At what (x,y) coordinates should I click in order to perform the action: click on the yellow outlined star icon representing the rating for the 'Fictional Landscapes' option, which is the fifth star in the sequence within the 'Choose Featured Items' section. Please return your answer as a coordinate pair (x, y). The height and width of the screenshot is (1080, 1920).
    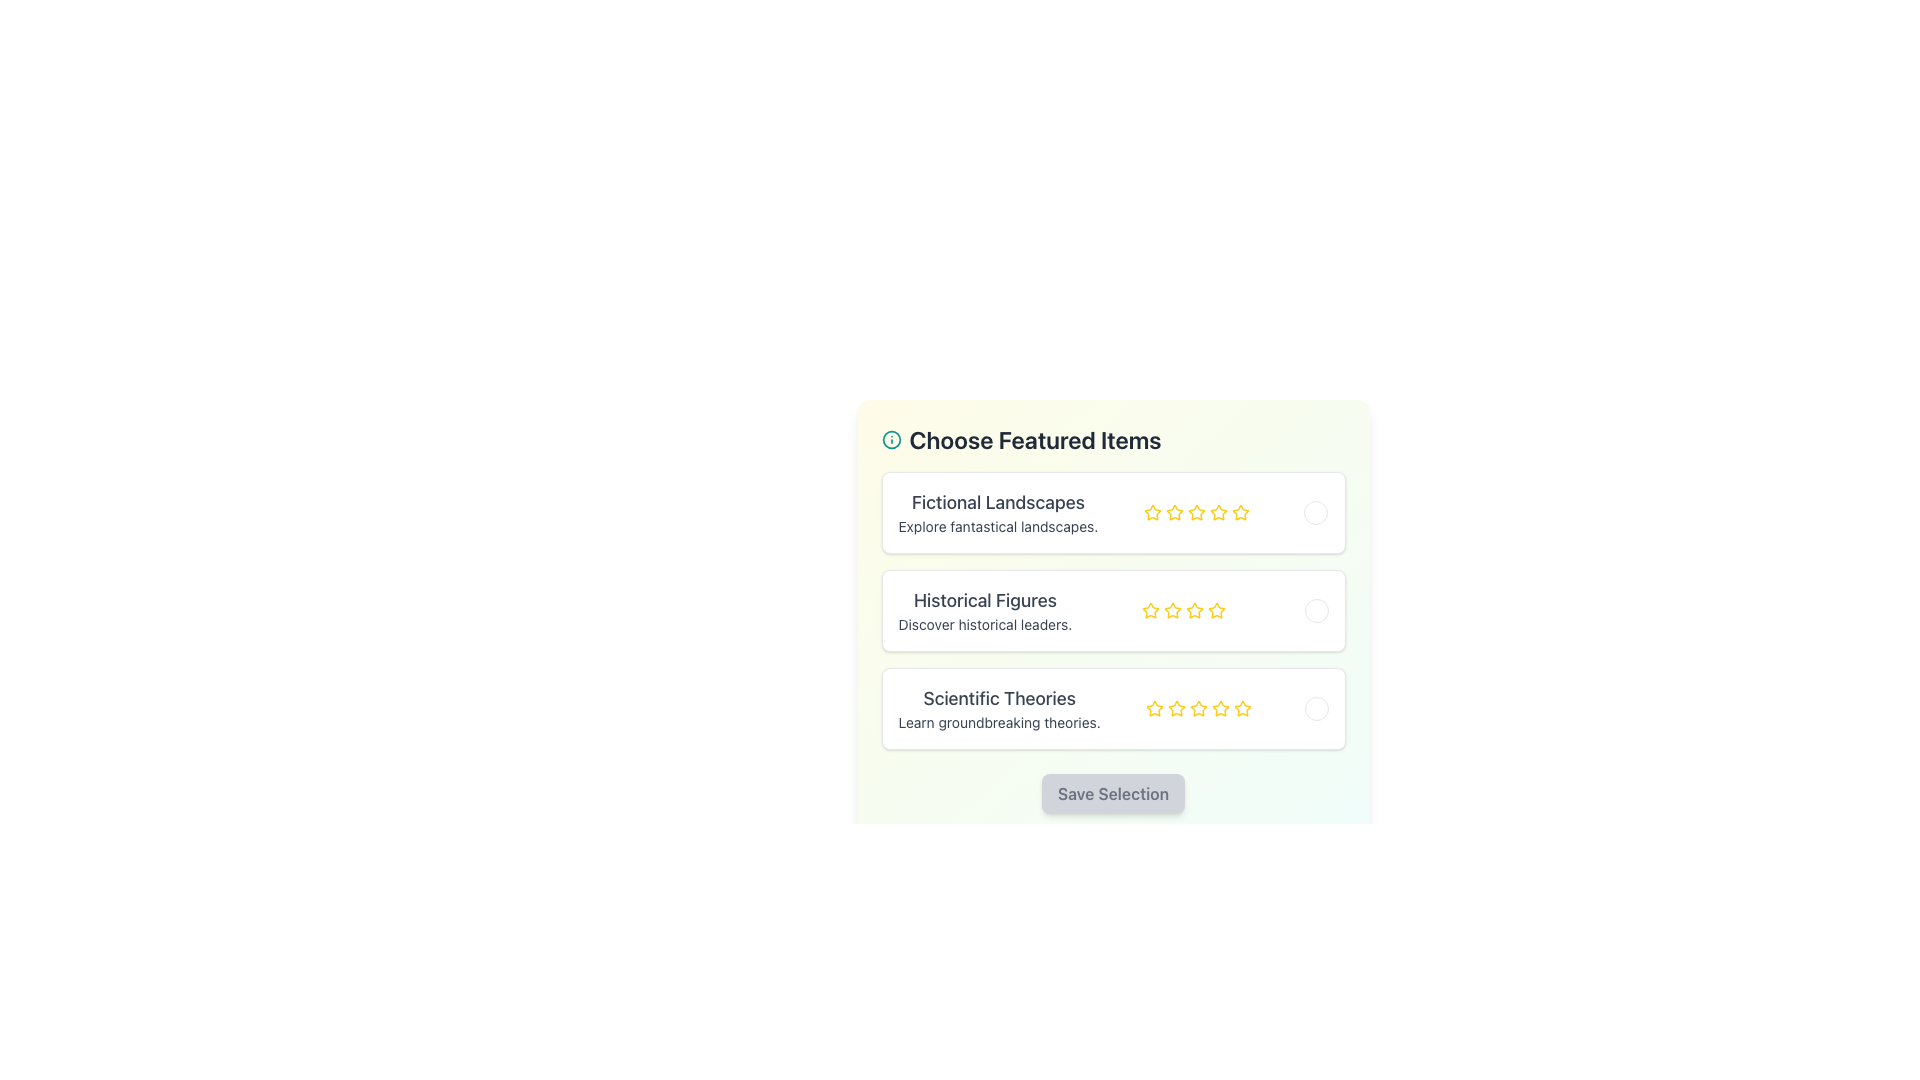
    Looking at the image, I should click on (1218, 512).